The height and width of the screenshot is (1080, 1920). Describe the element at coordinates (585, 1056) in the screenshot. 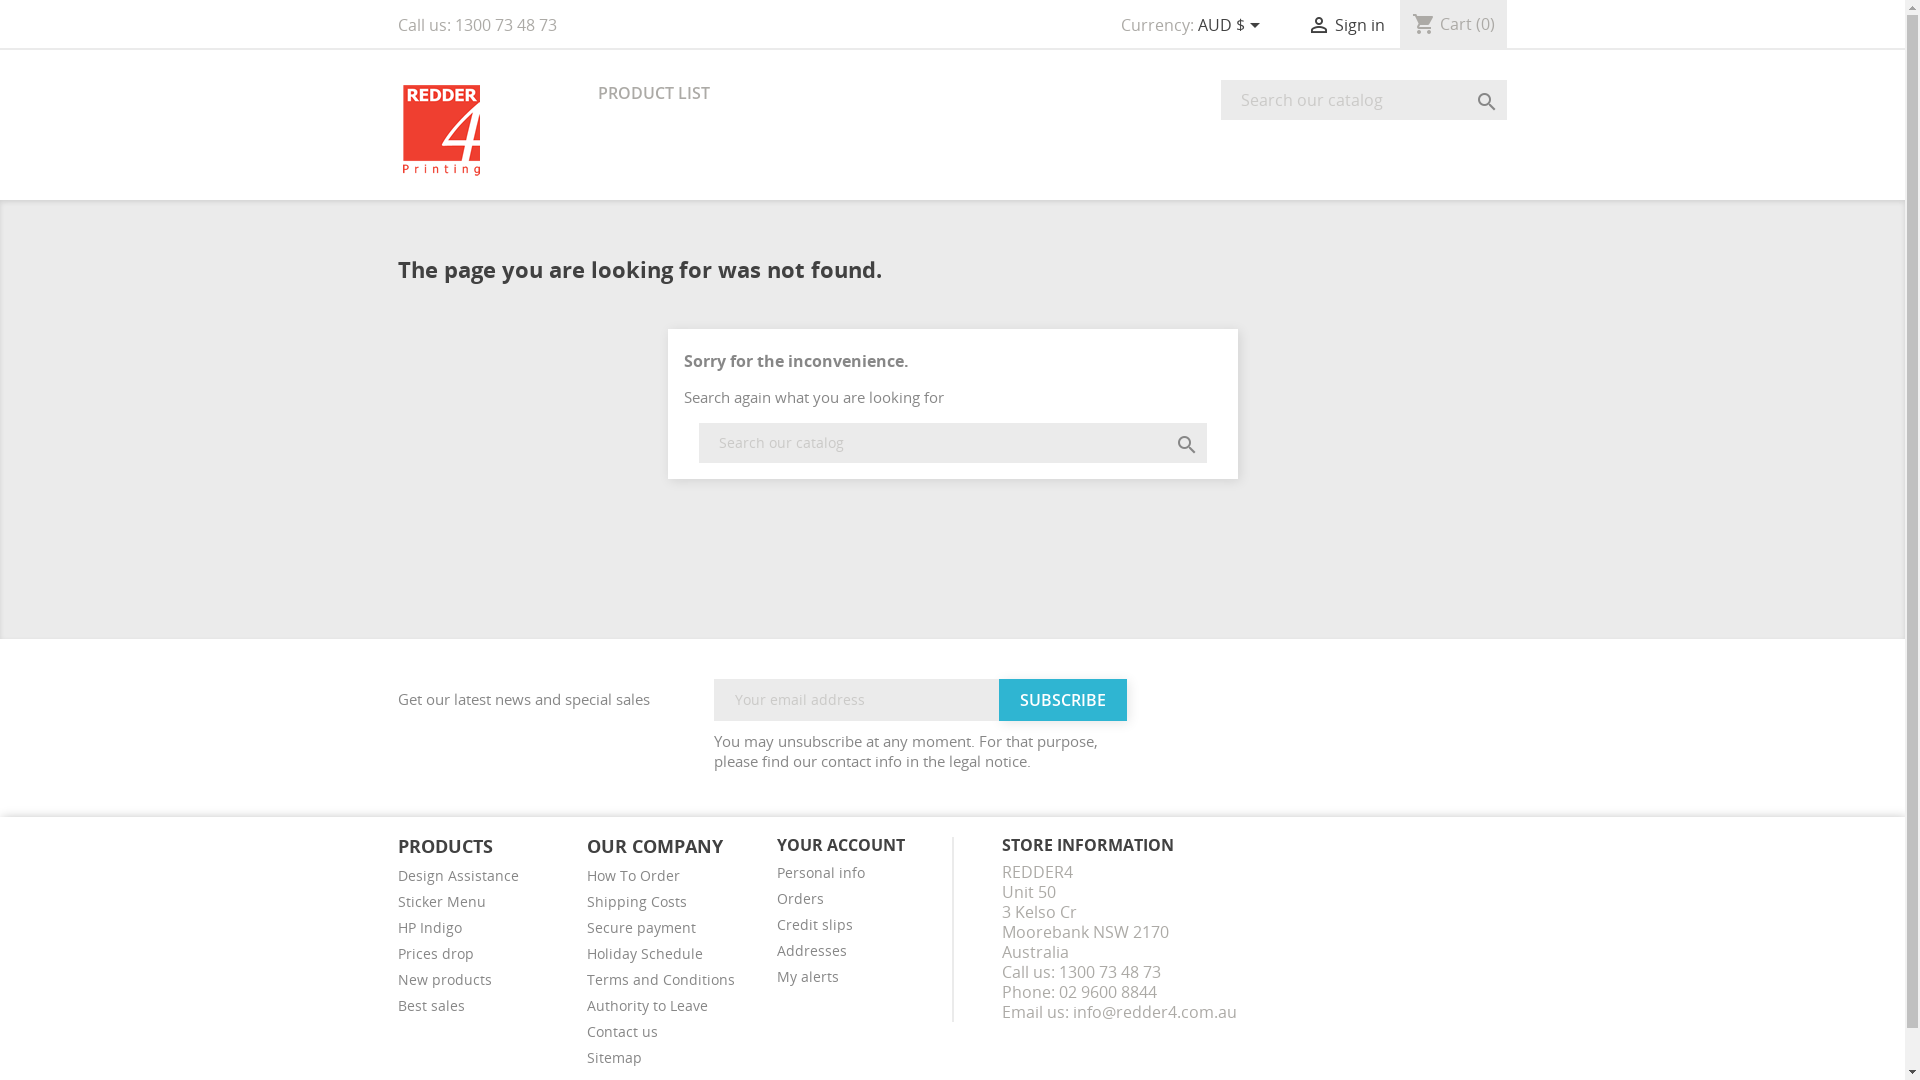

I see `'Sitemap'` at that location.